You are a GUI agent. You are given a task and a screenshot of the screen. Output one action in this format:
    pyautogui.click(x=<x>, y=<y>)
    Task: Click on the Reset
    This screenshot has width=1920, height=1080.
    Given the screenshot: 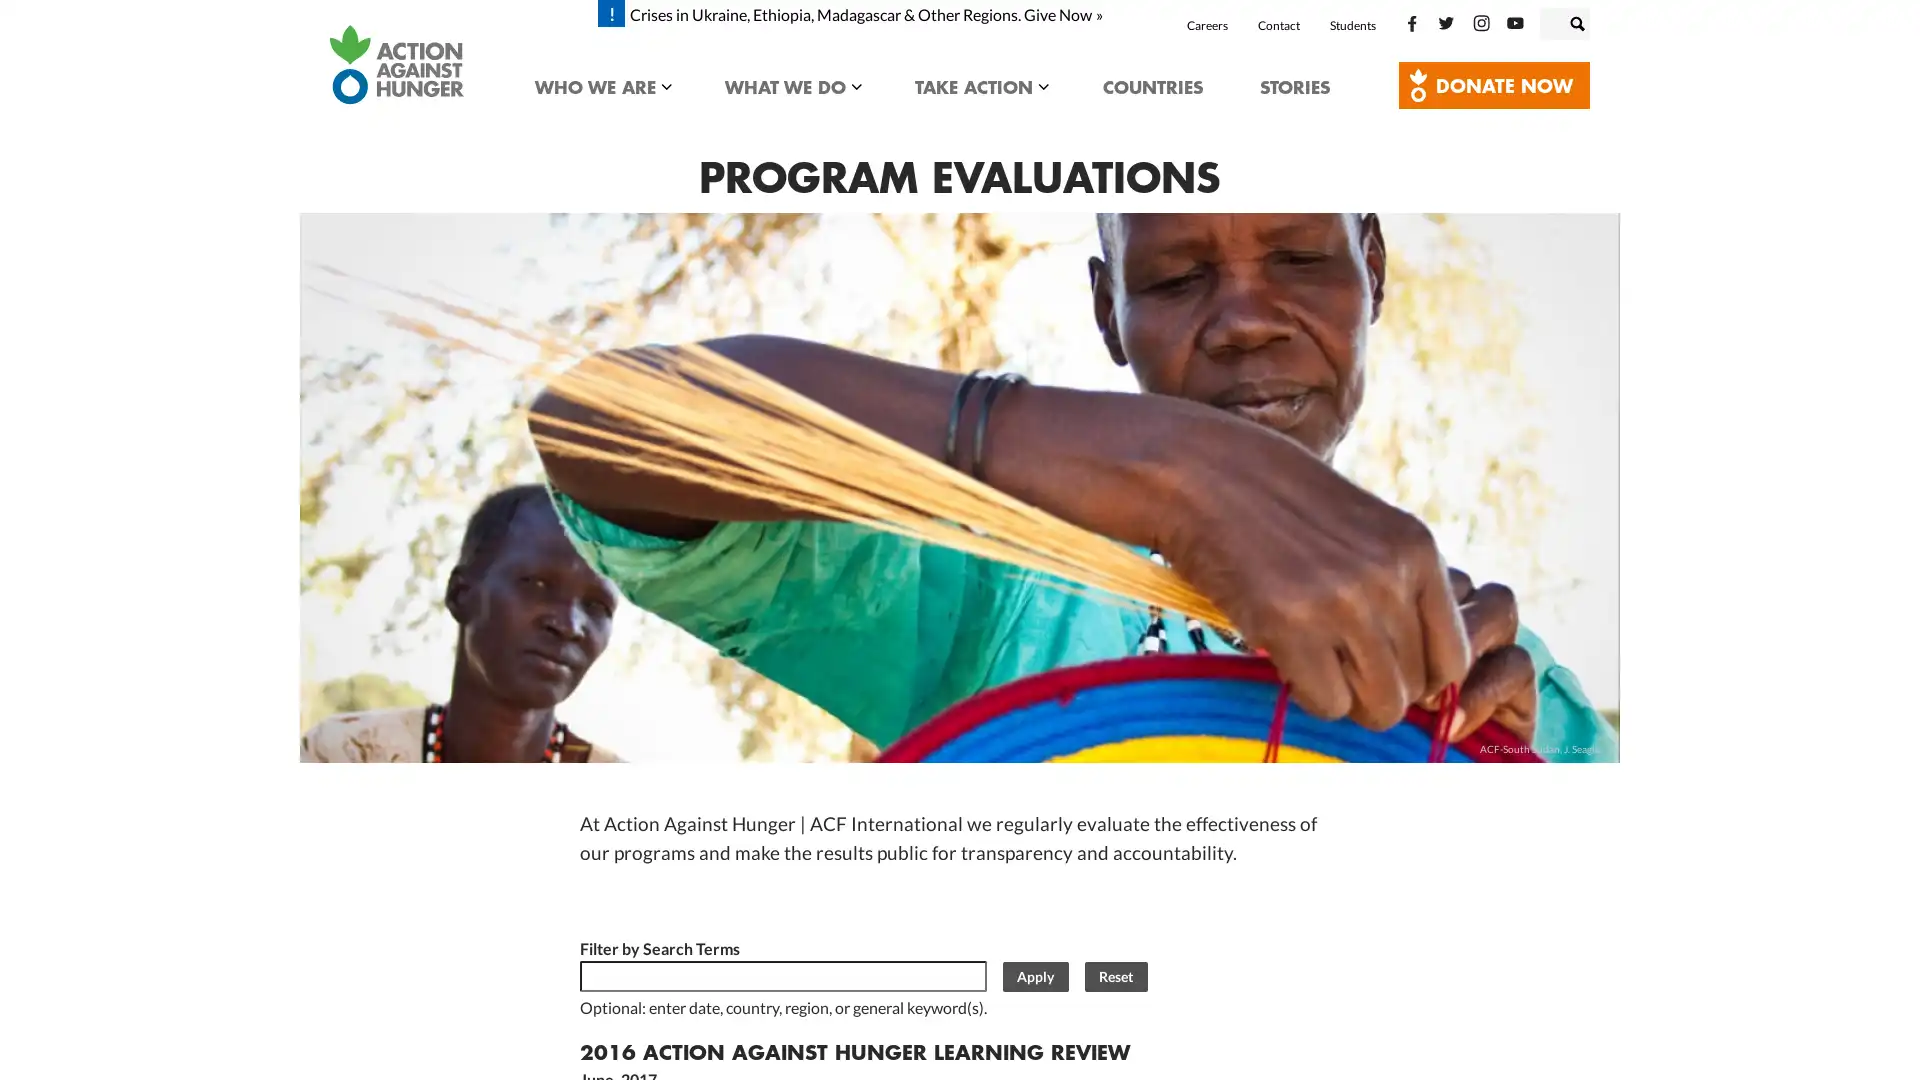 What is the action you would take?
    pyautogui.click(x=1114, y=975)
    